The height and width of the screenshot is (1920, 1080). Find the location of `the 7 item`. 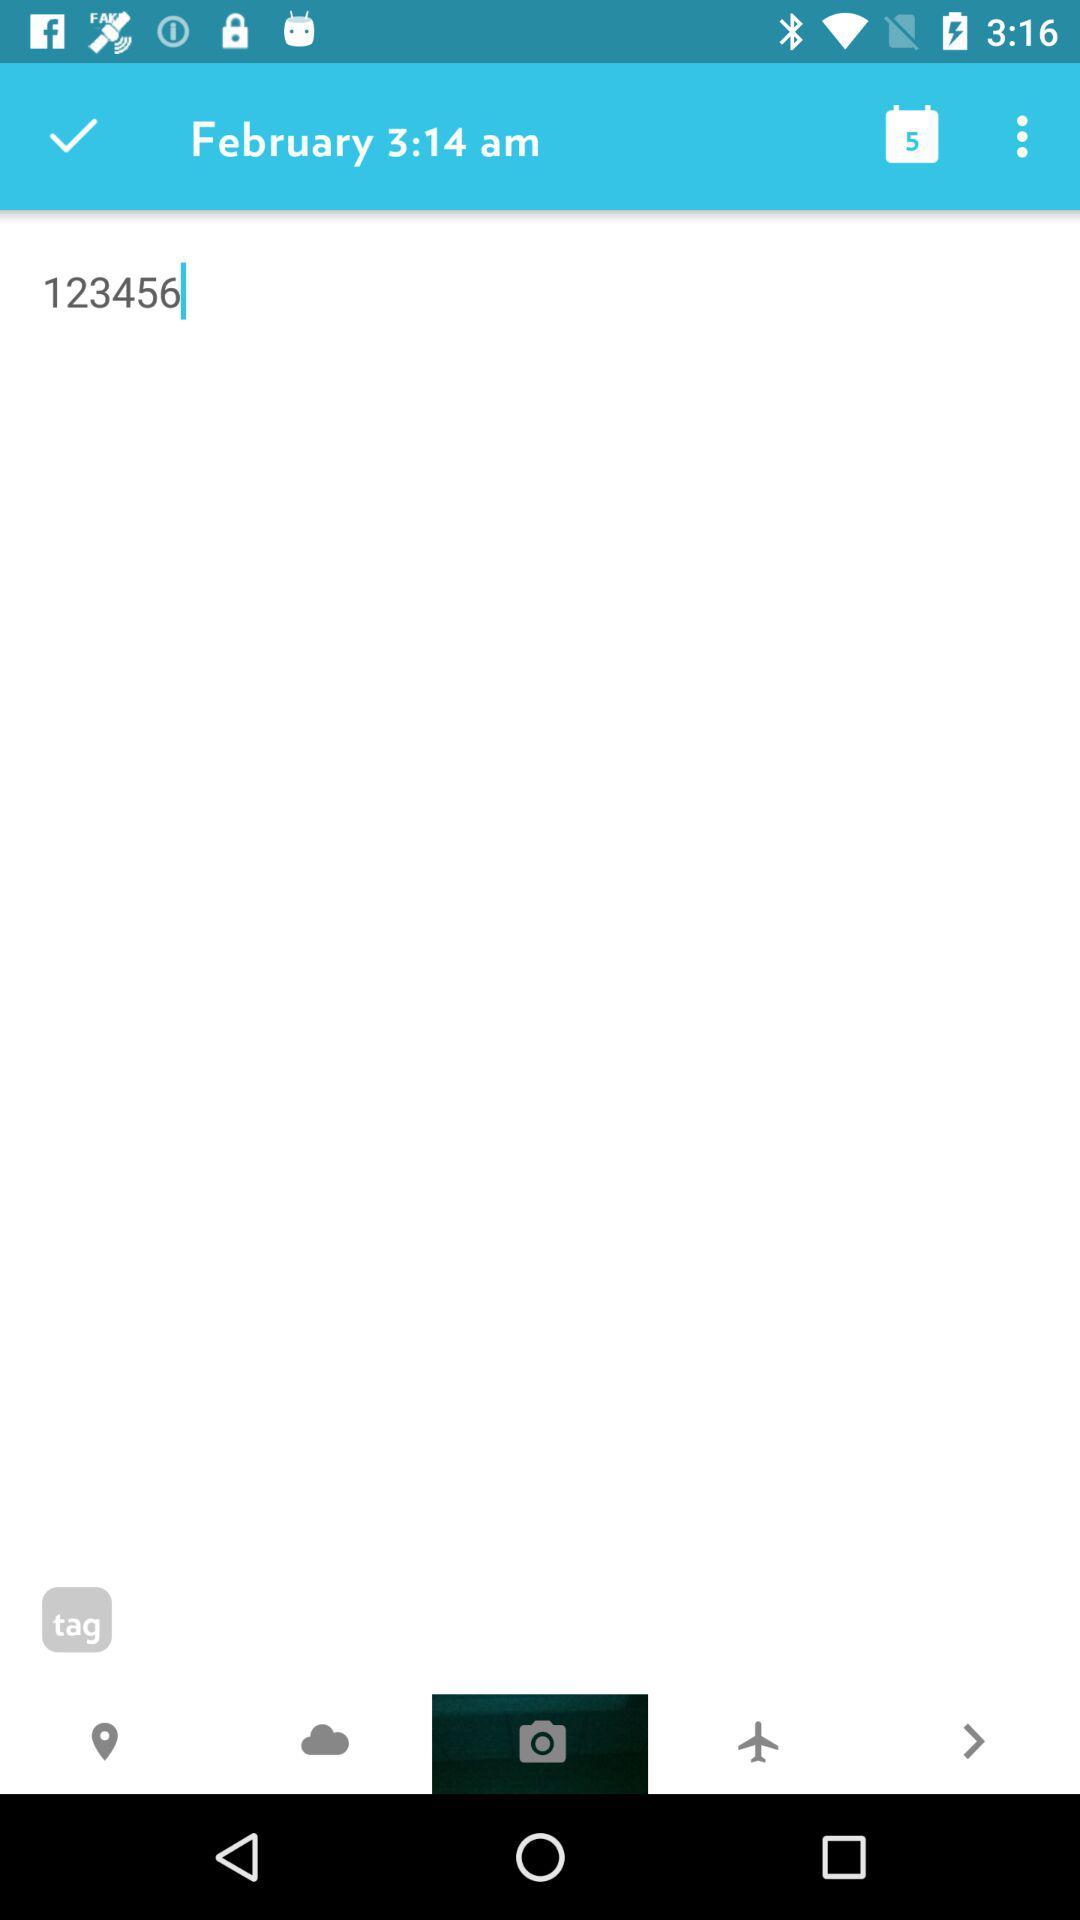

the 7 item is located at coordinates (756, 1743).